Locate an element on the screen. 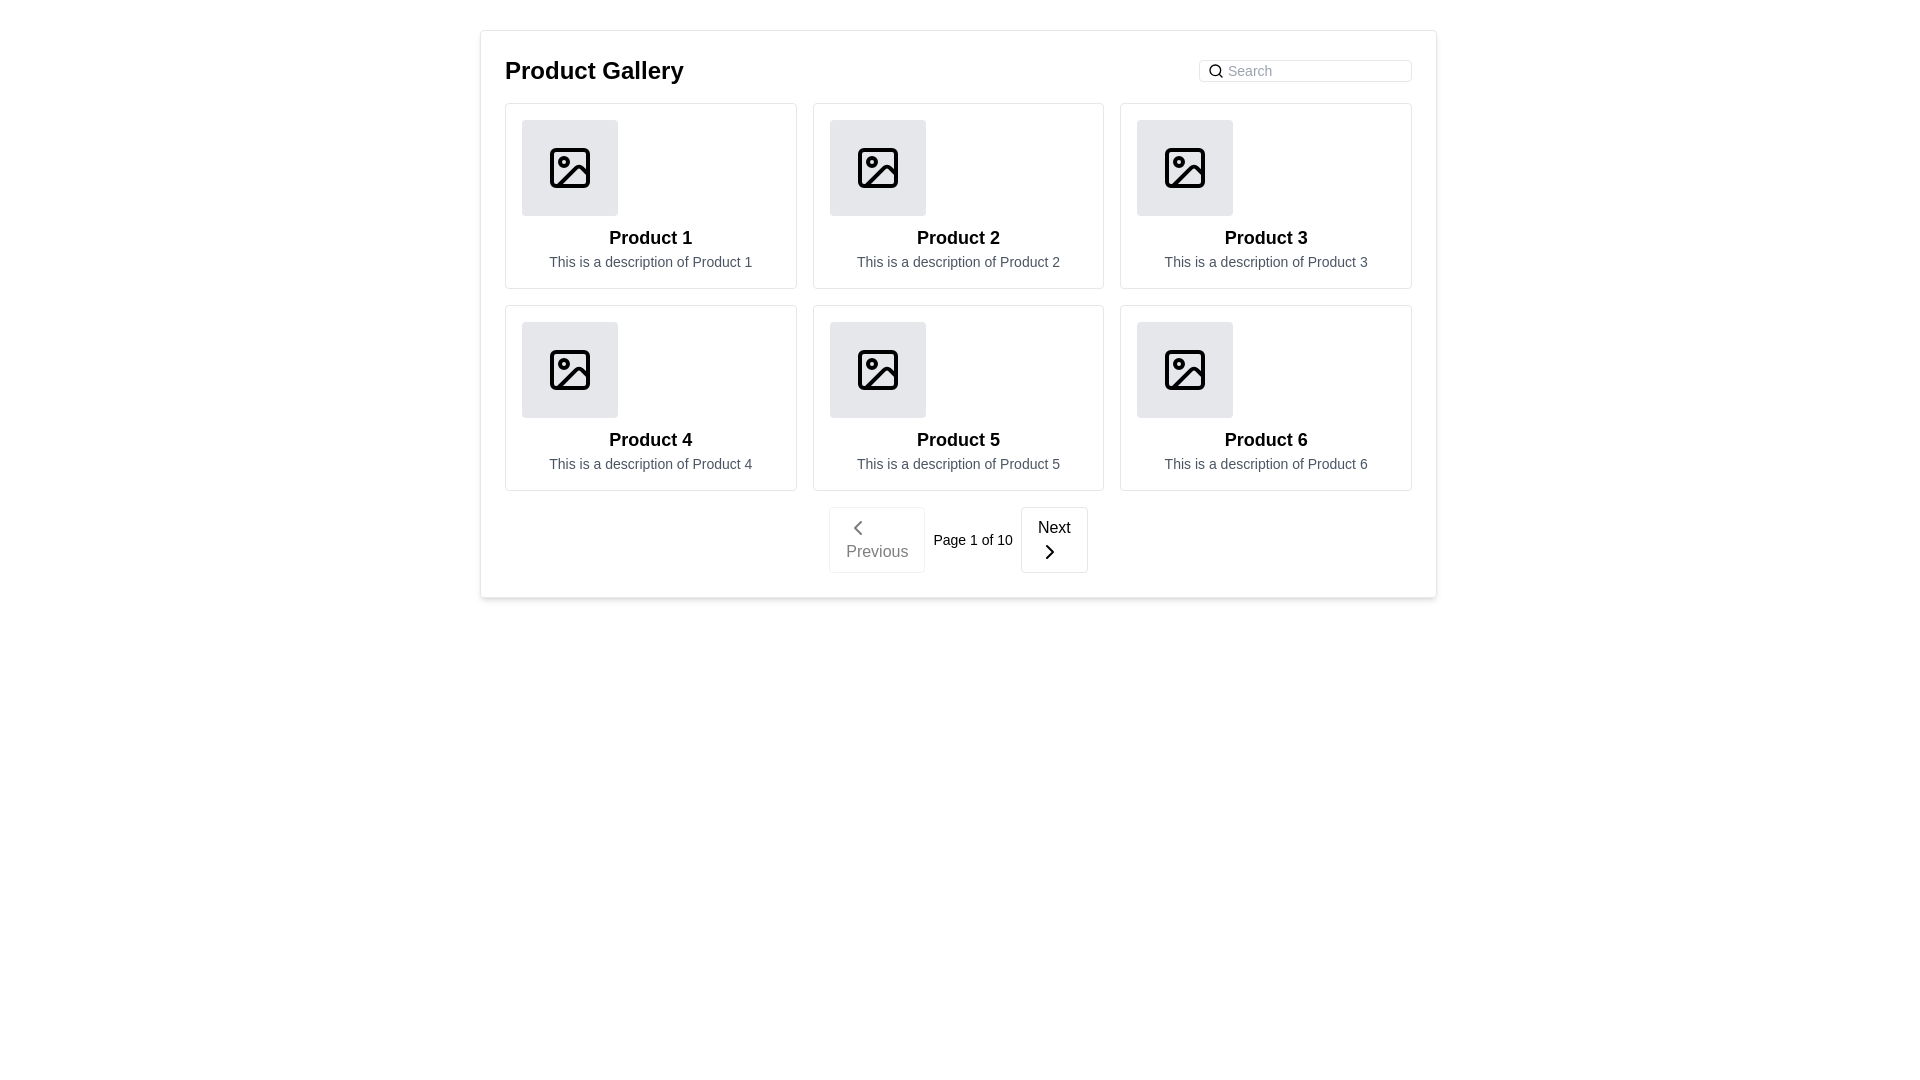 Image resolution: width=1920 pixels, height=1080 pixels. the text label displaying 'Page 1 of 10', which is centrally located between the 'Previous' and 'Next' buttons in the pagination control is located at coordinates (973, 540).